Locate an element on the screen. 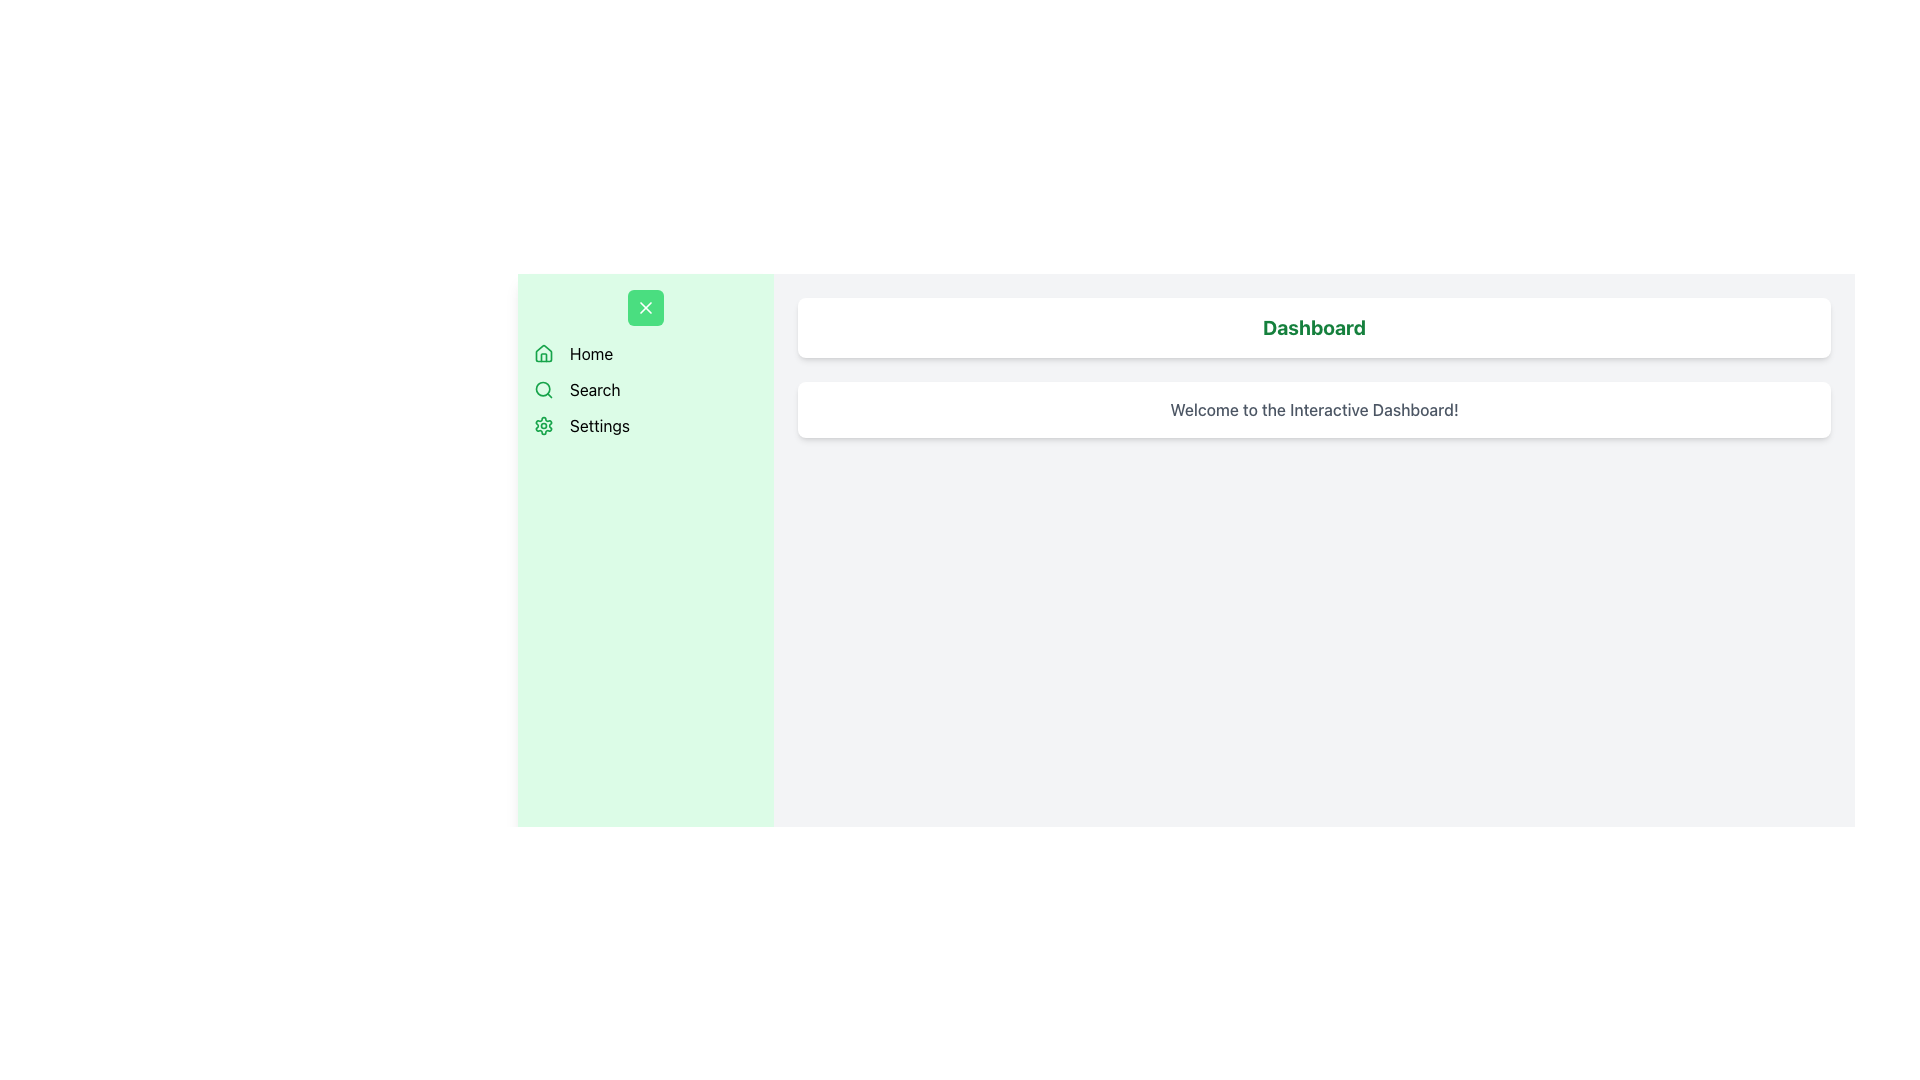 Image resolution: width=1920 pixels, height=1080 pixels. the welcoming message text located centrally within the white, rounded rectangle section below the 'Dashboard' heading is located at coordinates (1314, 408).